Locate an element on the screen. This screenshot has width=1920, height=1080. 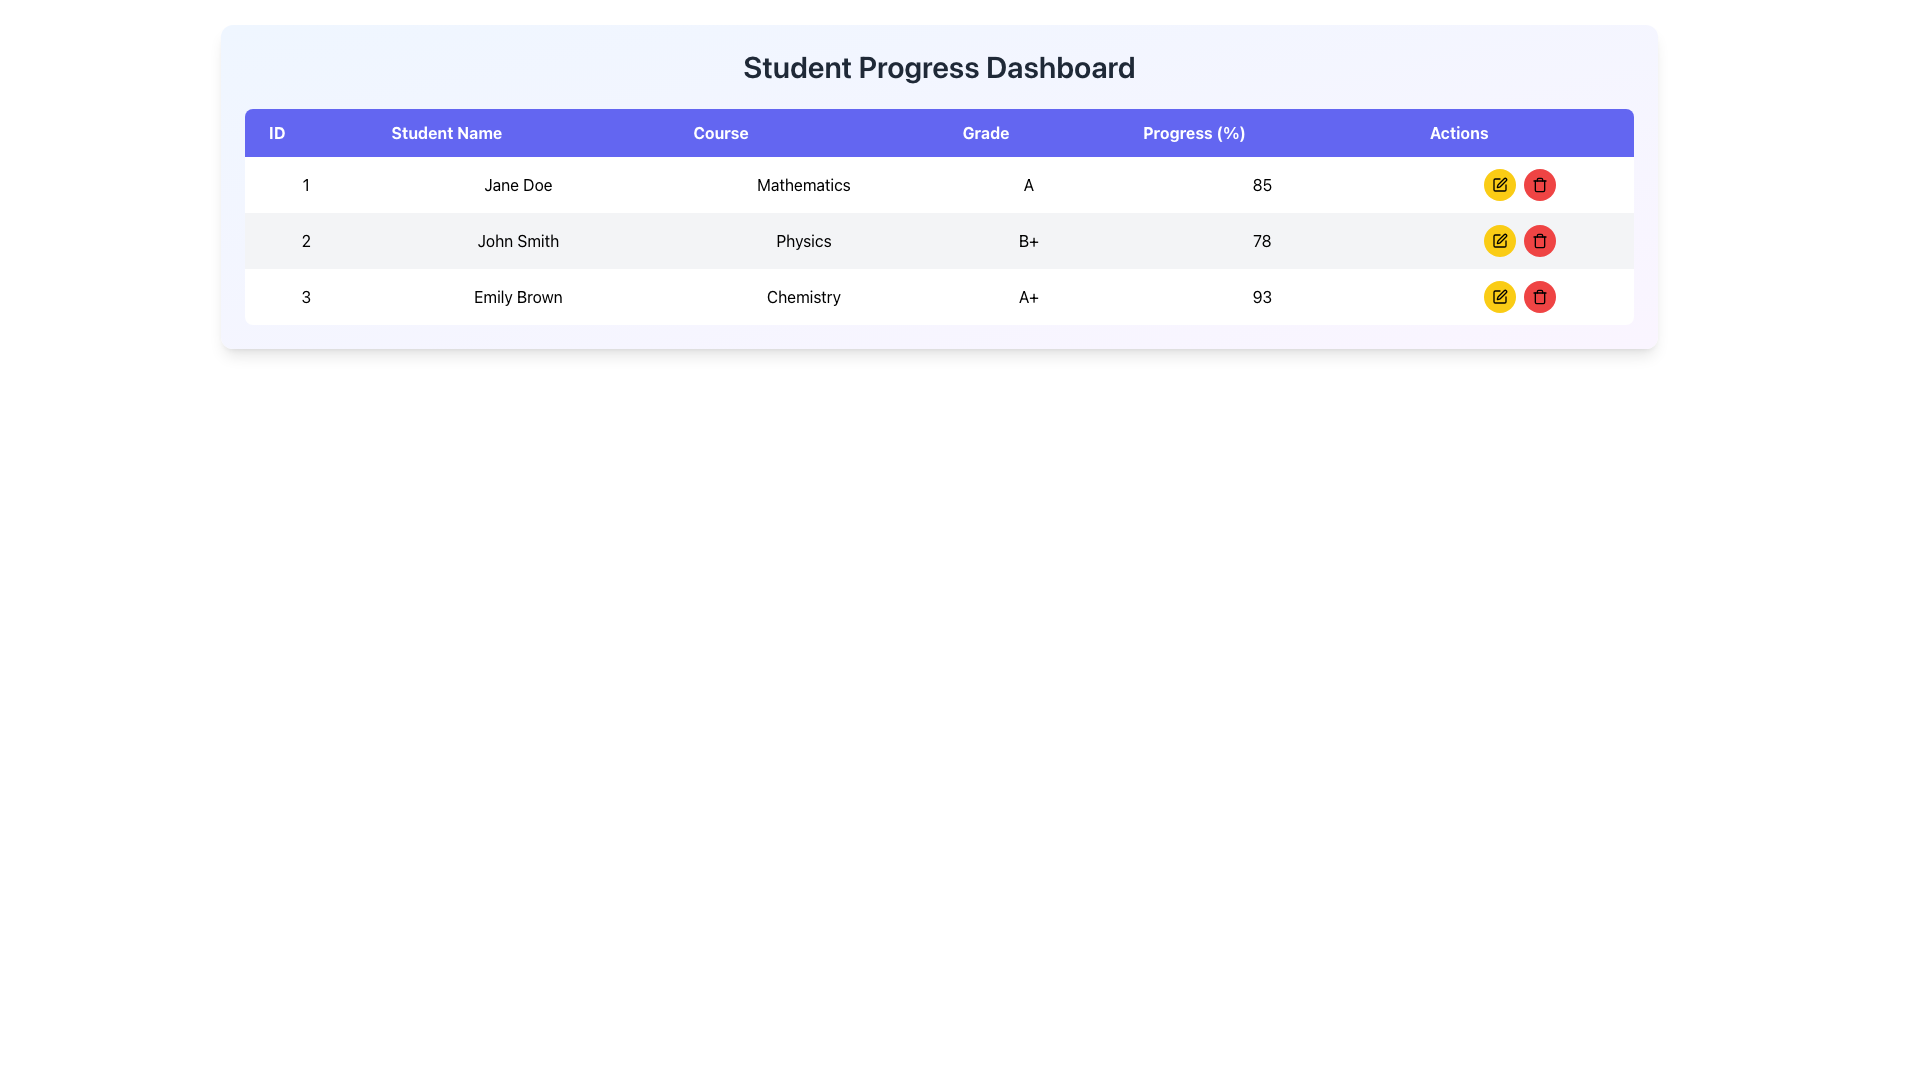
the circular delete button in the 'Actions' column of the first row of the table is located at coordinates (1538, 185).